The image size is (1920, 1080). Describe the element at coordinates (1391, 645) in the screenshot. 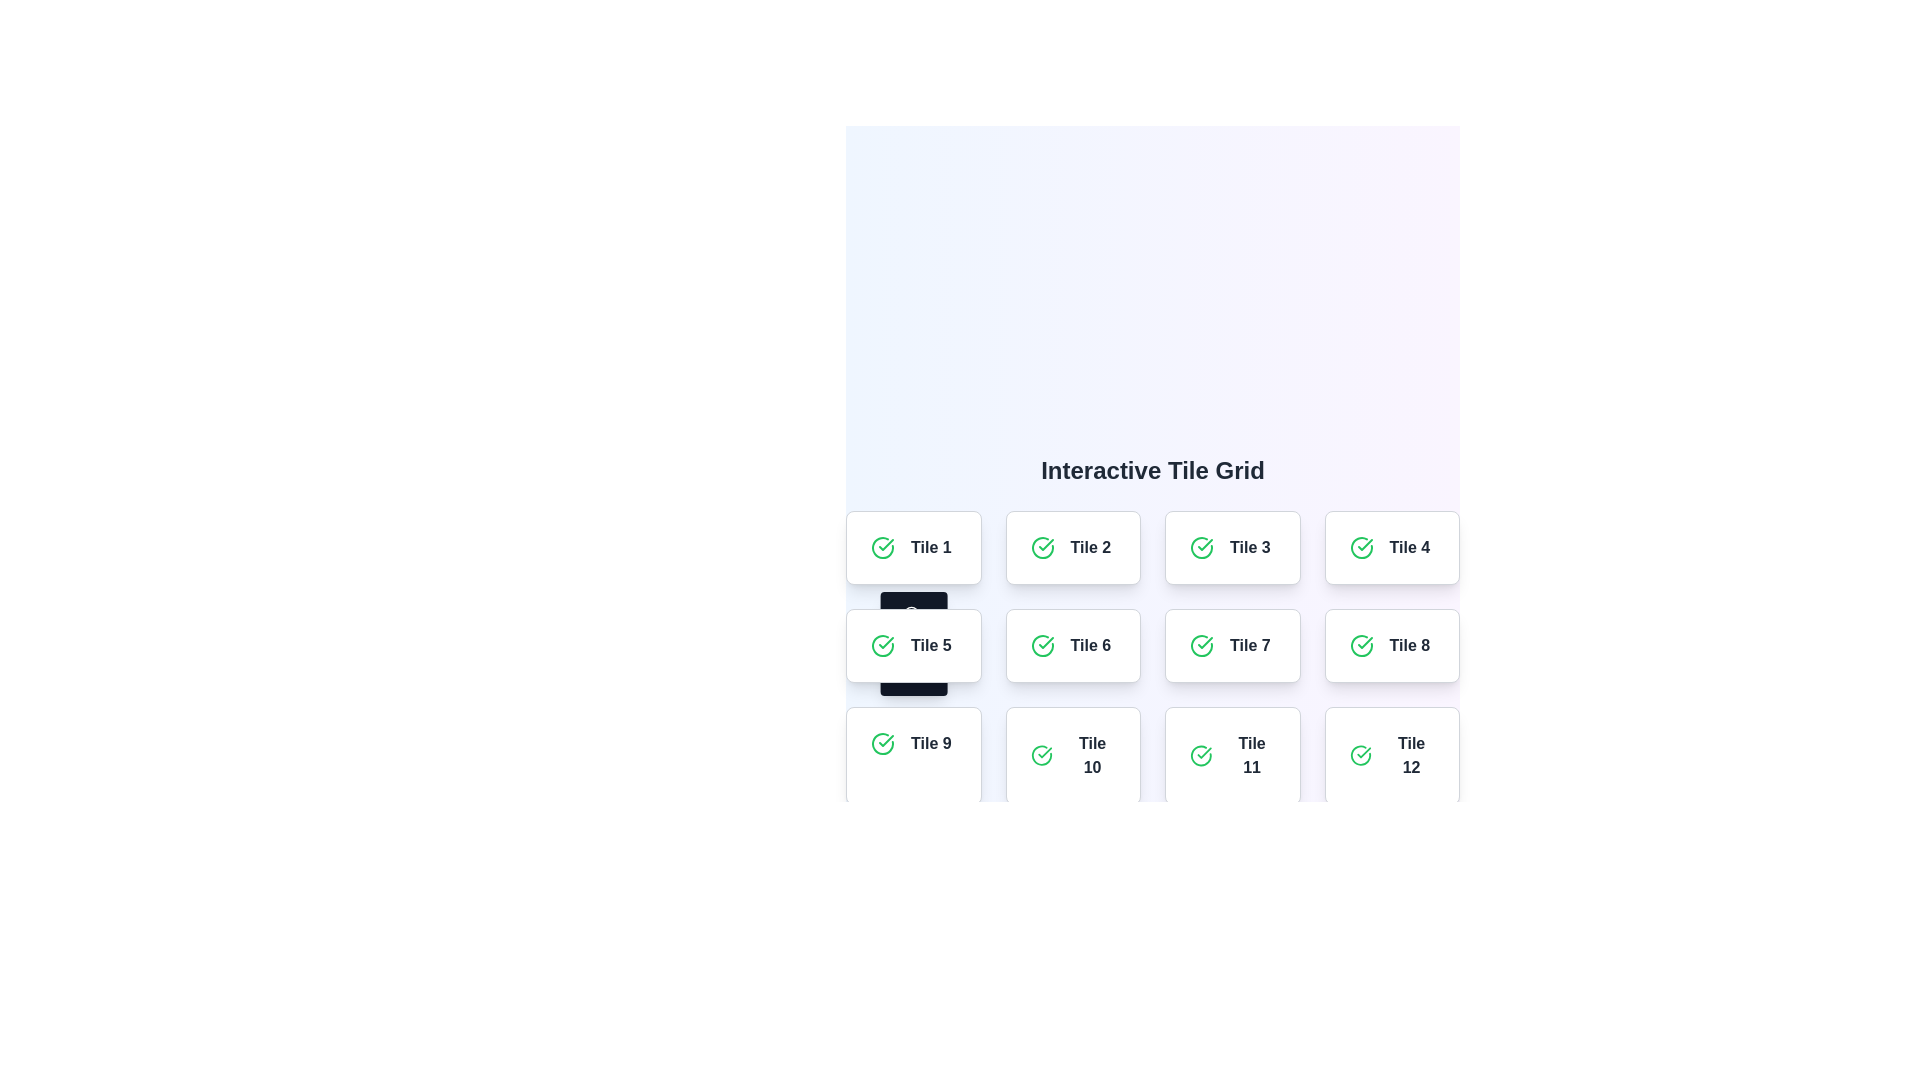

I see `'Tile 8'` at that location.